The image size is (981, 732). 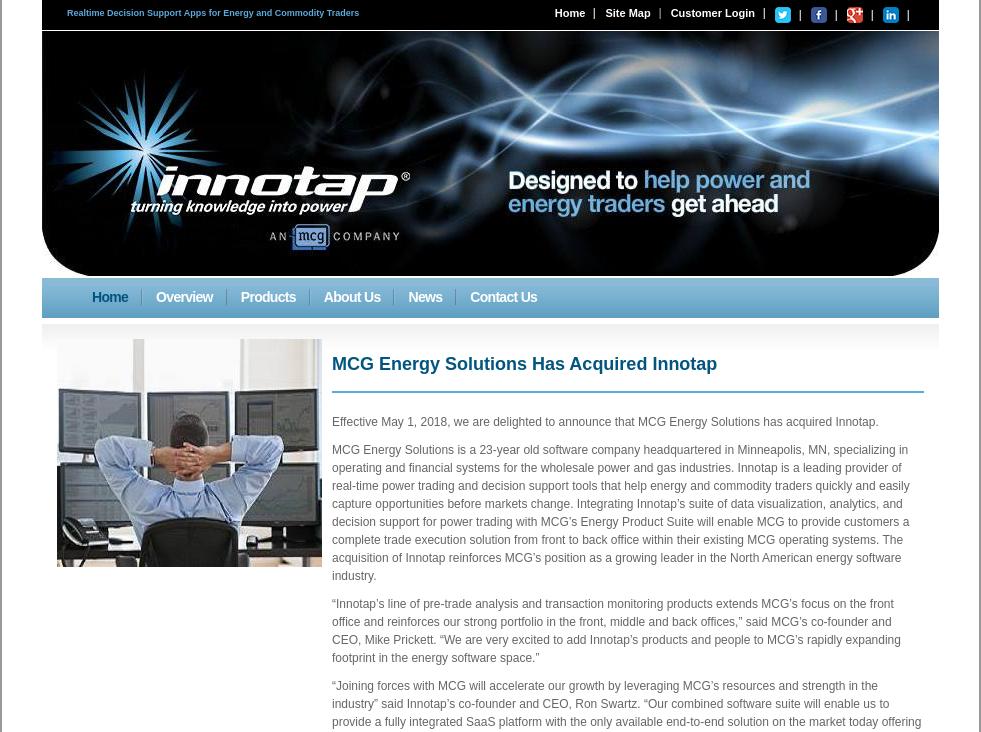 What do you see at coordinates (330, 419) in the screenshot?
I see `'Effective May 1, 2018, we are delighted to announce that MCG Energy Solutions has acquired Innotap.'` at bounding box center [330, 419].